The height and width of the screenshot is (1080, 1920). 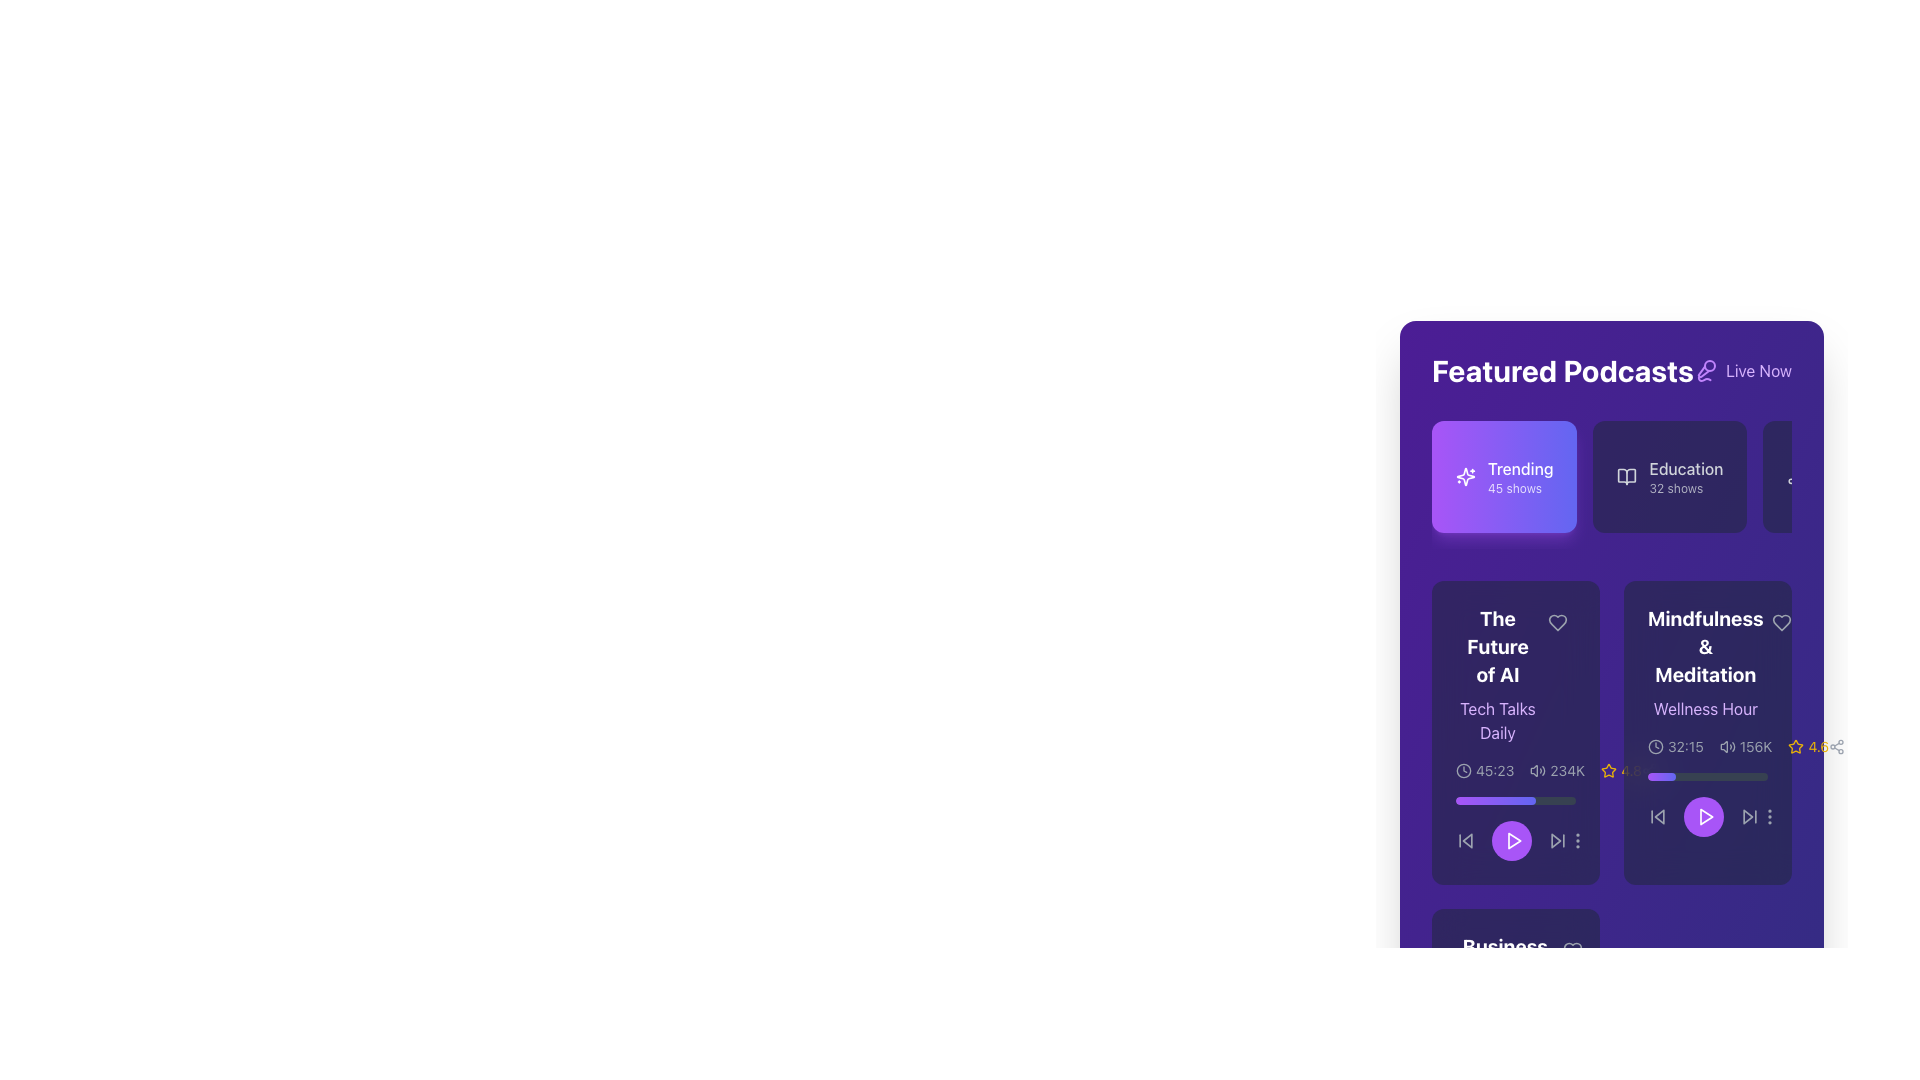 What do you see at coordinates (1566, 770) in the screenshot?
I see `displayed numerical value on the Text label located to the right of the audio icon within the metadata grouping below 'The Future of AI' podcast card` at bounding box center [1566, 770].